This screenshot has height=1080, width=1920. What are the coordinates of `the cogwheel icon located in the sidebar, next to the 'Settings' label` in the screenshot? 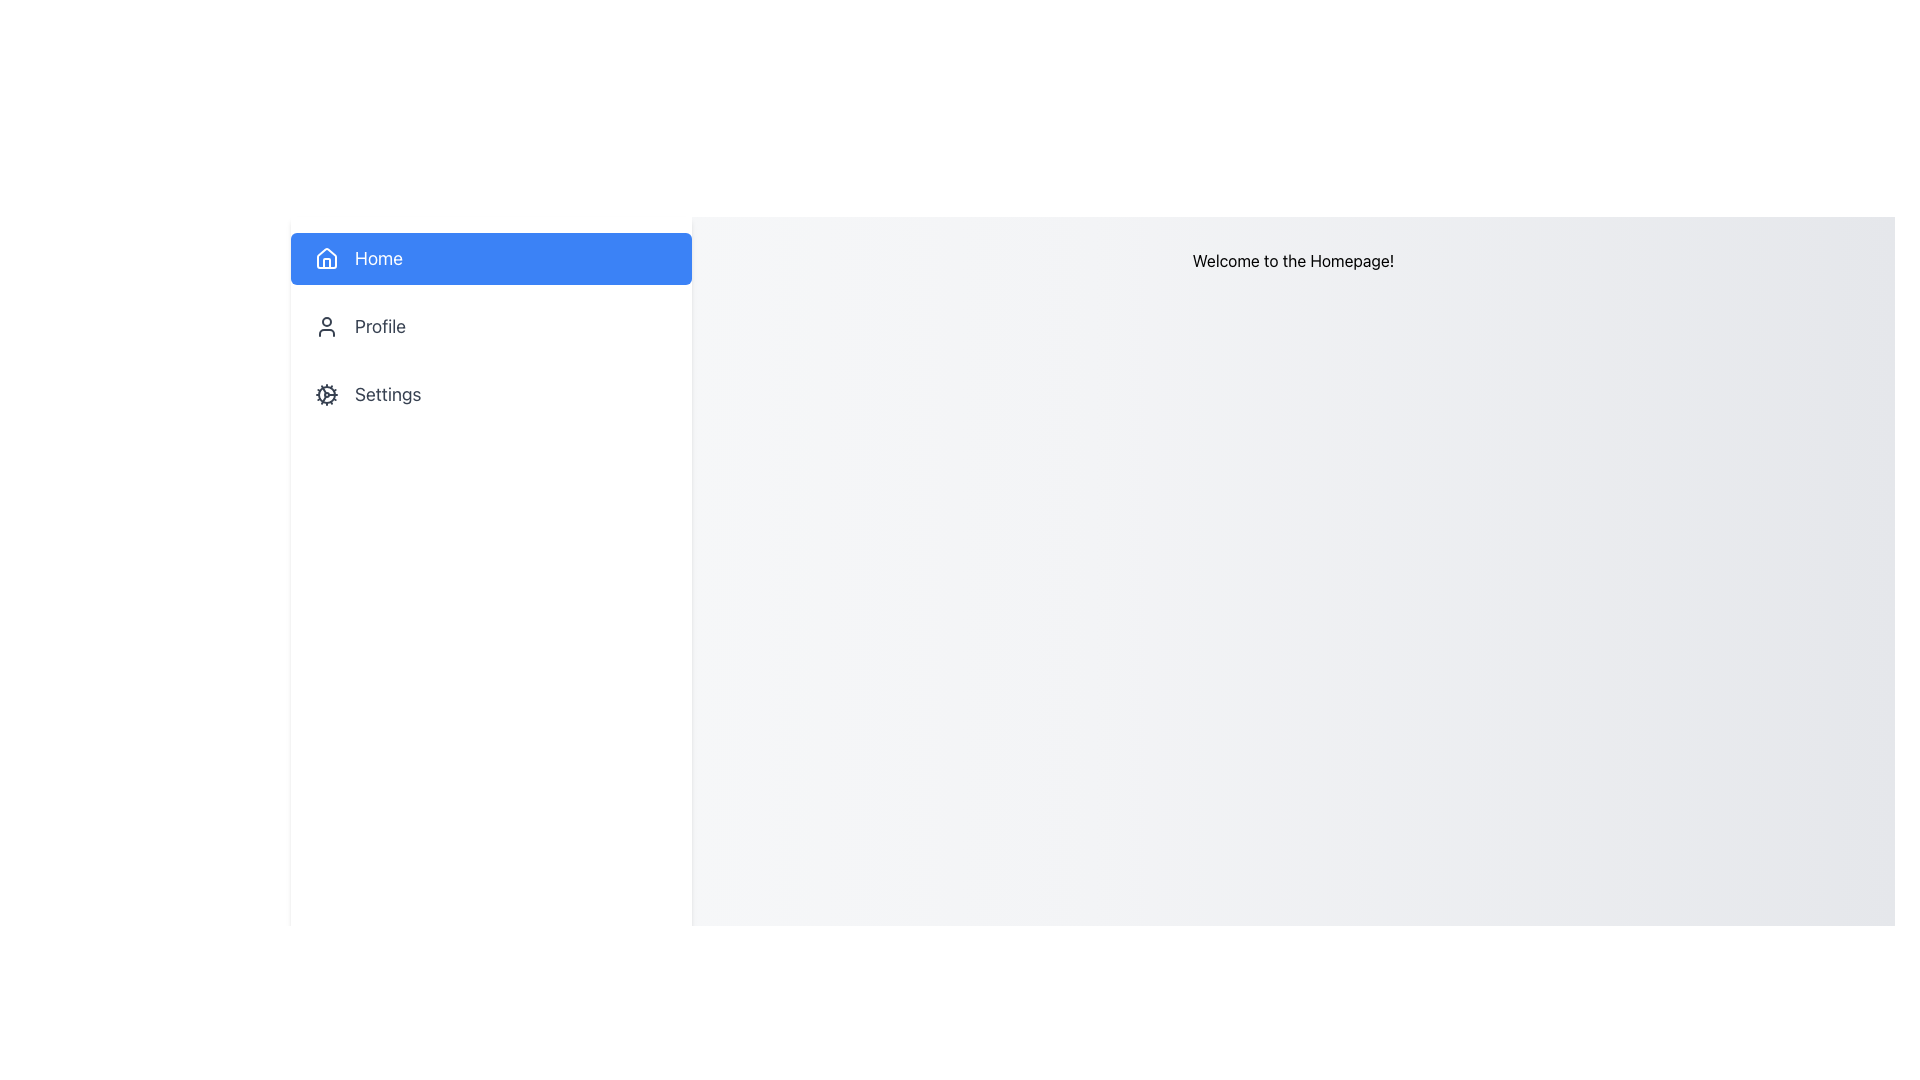 It's located at (326, 394).